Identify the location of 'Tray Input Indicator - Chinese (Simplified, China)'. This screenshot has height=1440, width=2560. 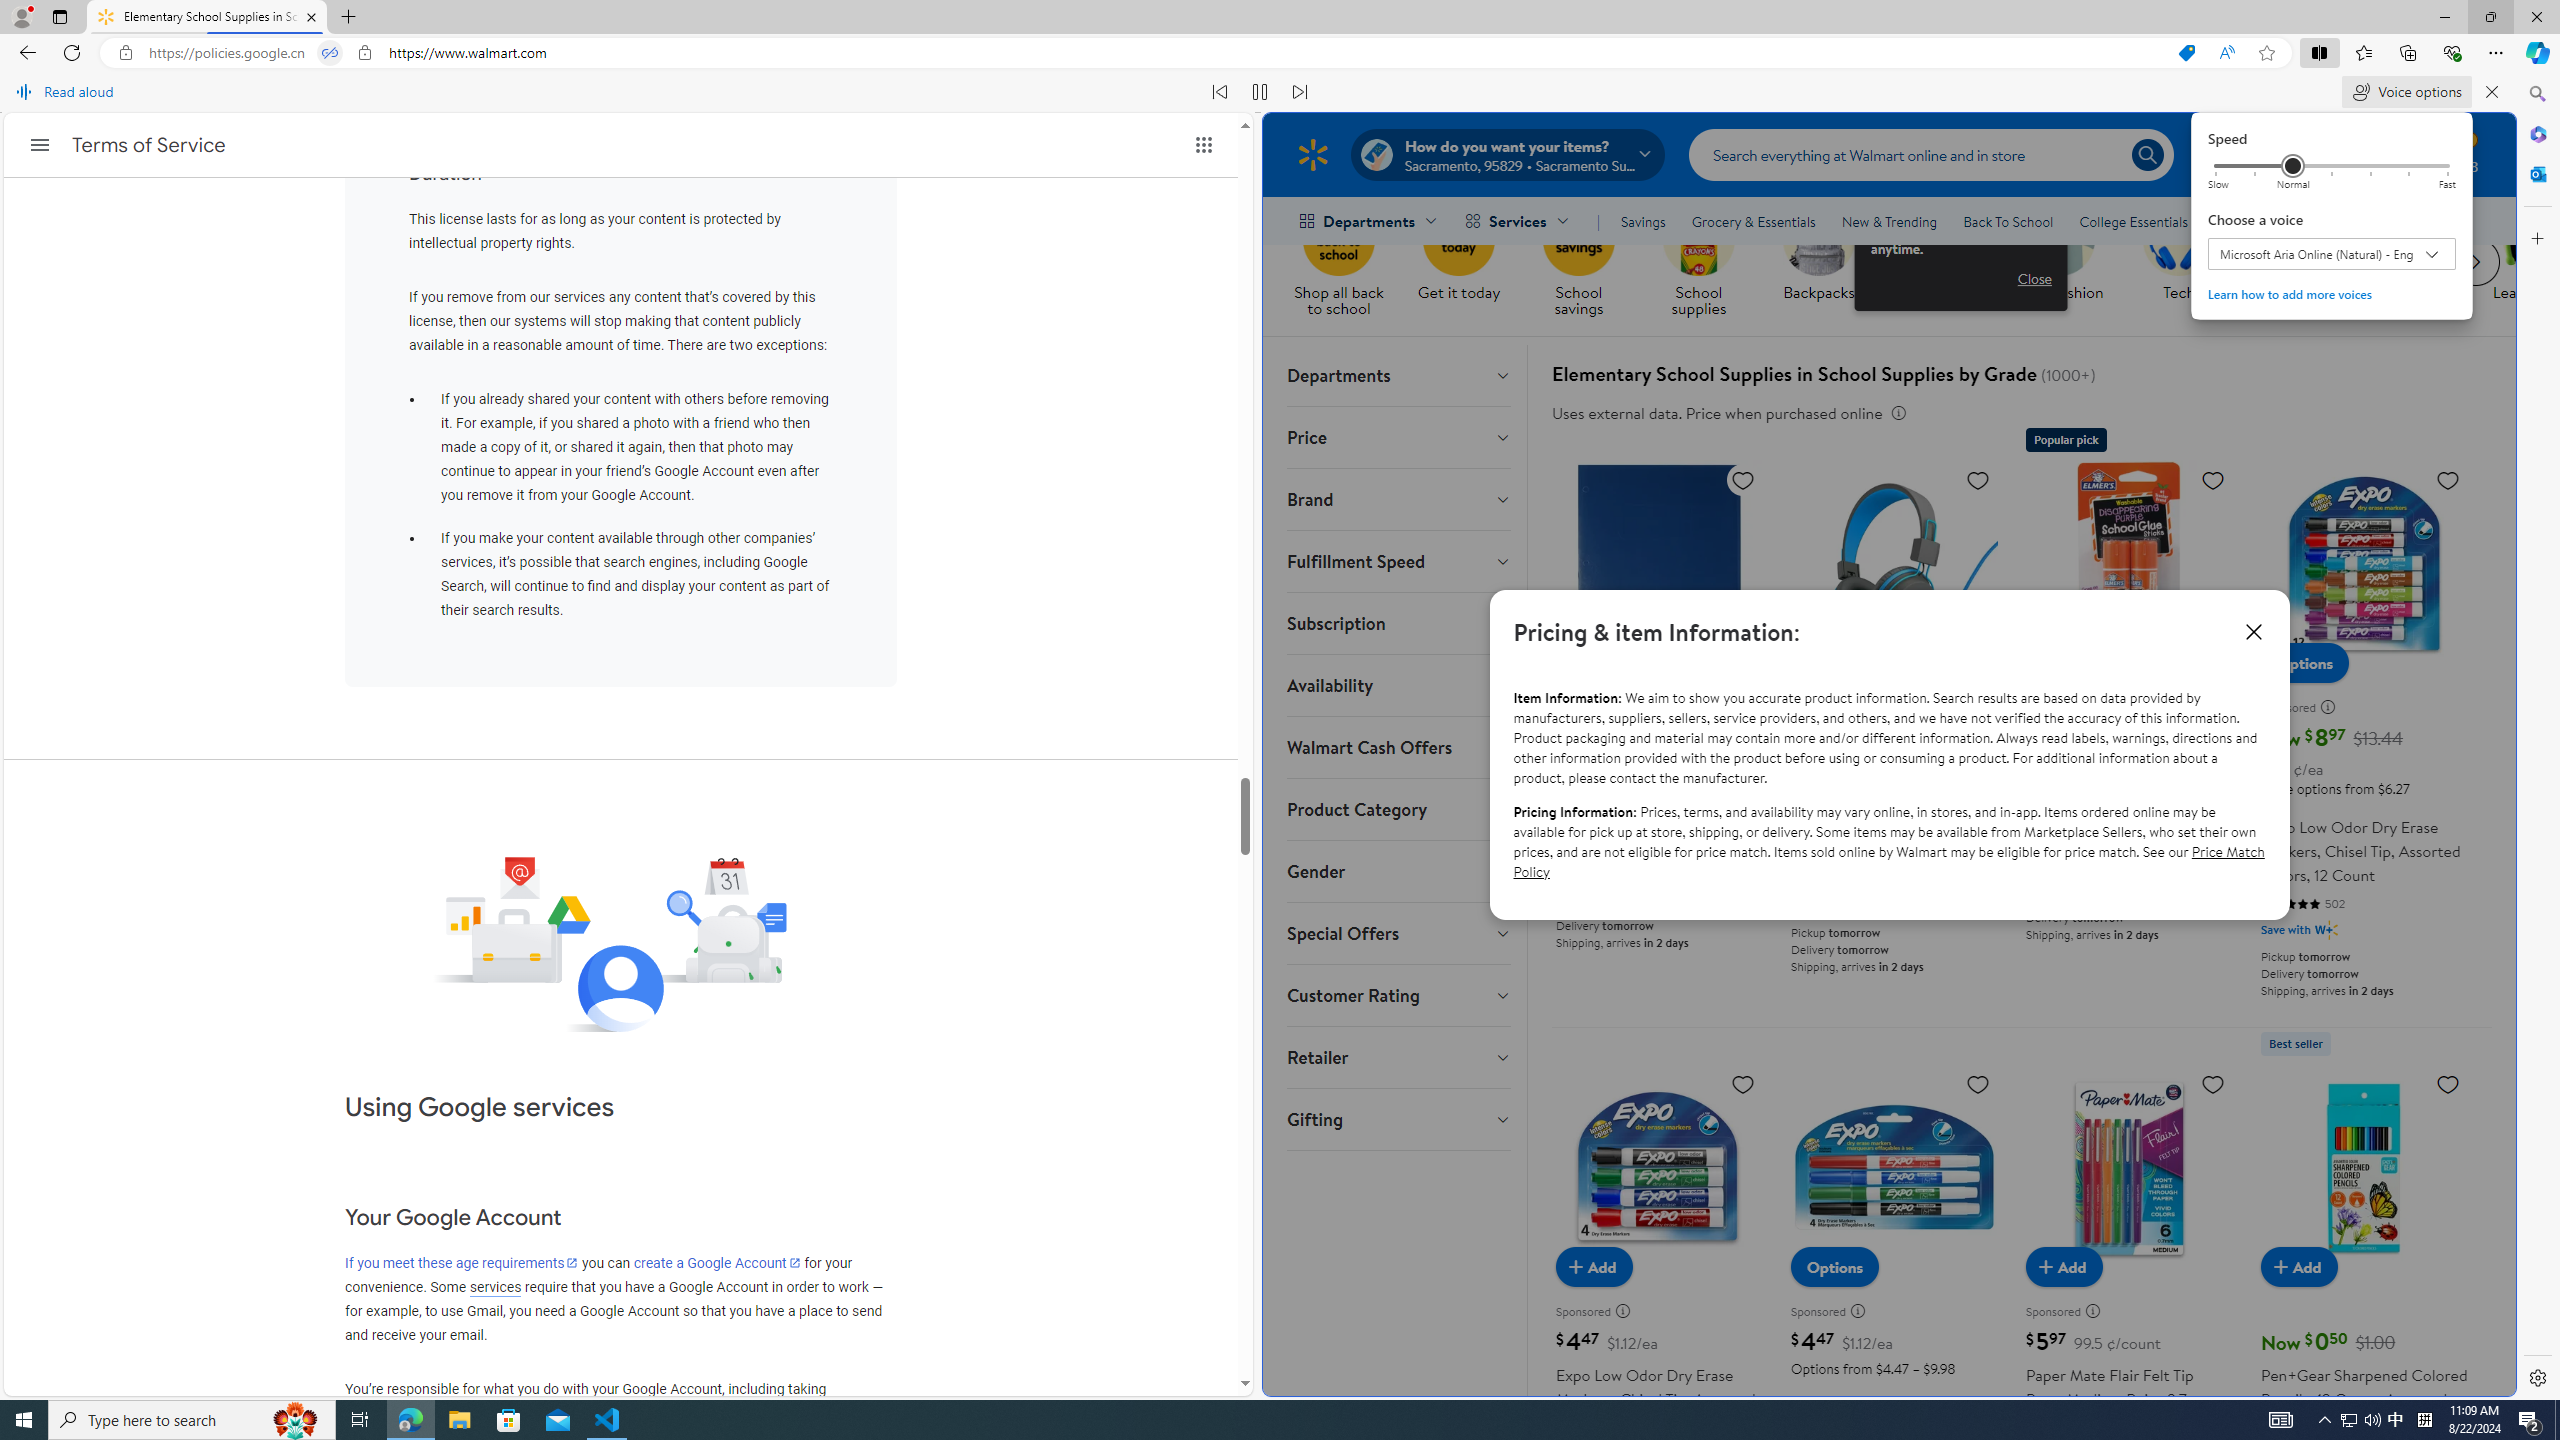
(2424, 1418).